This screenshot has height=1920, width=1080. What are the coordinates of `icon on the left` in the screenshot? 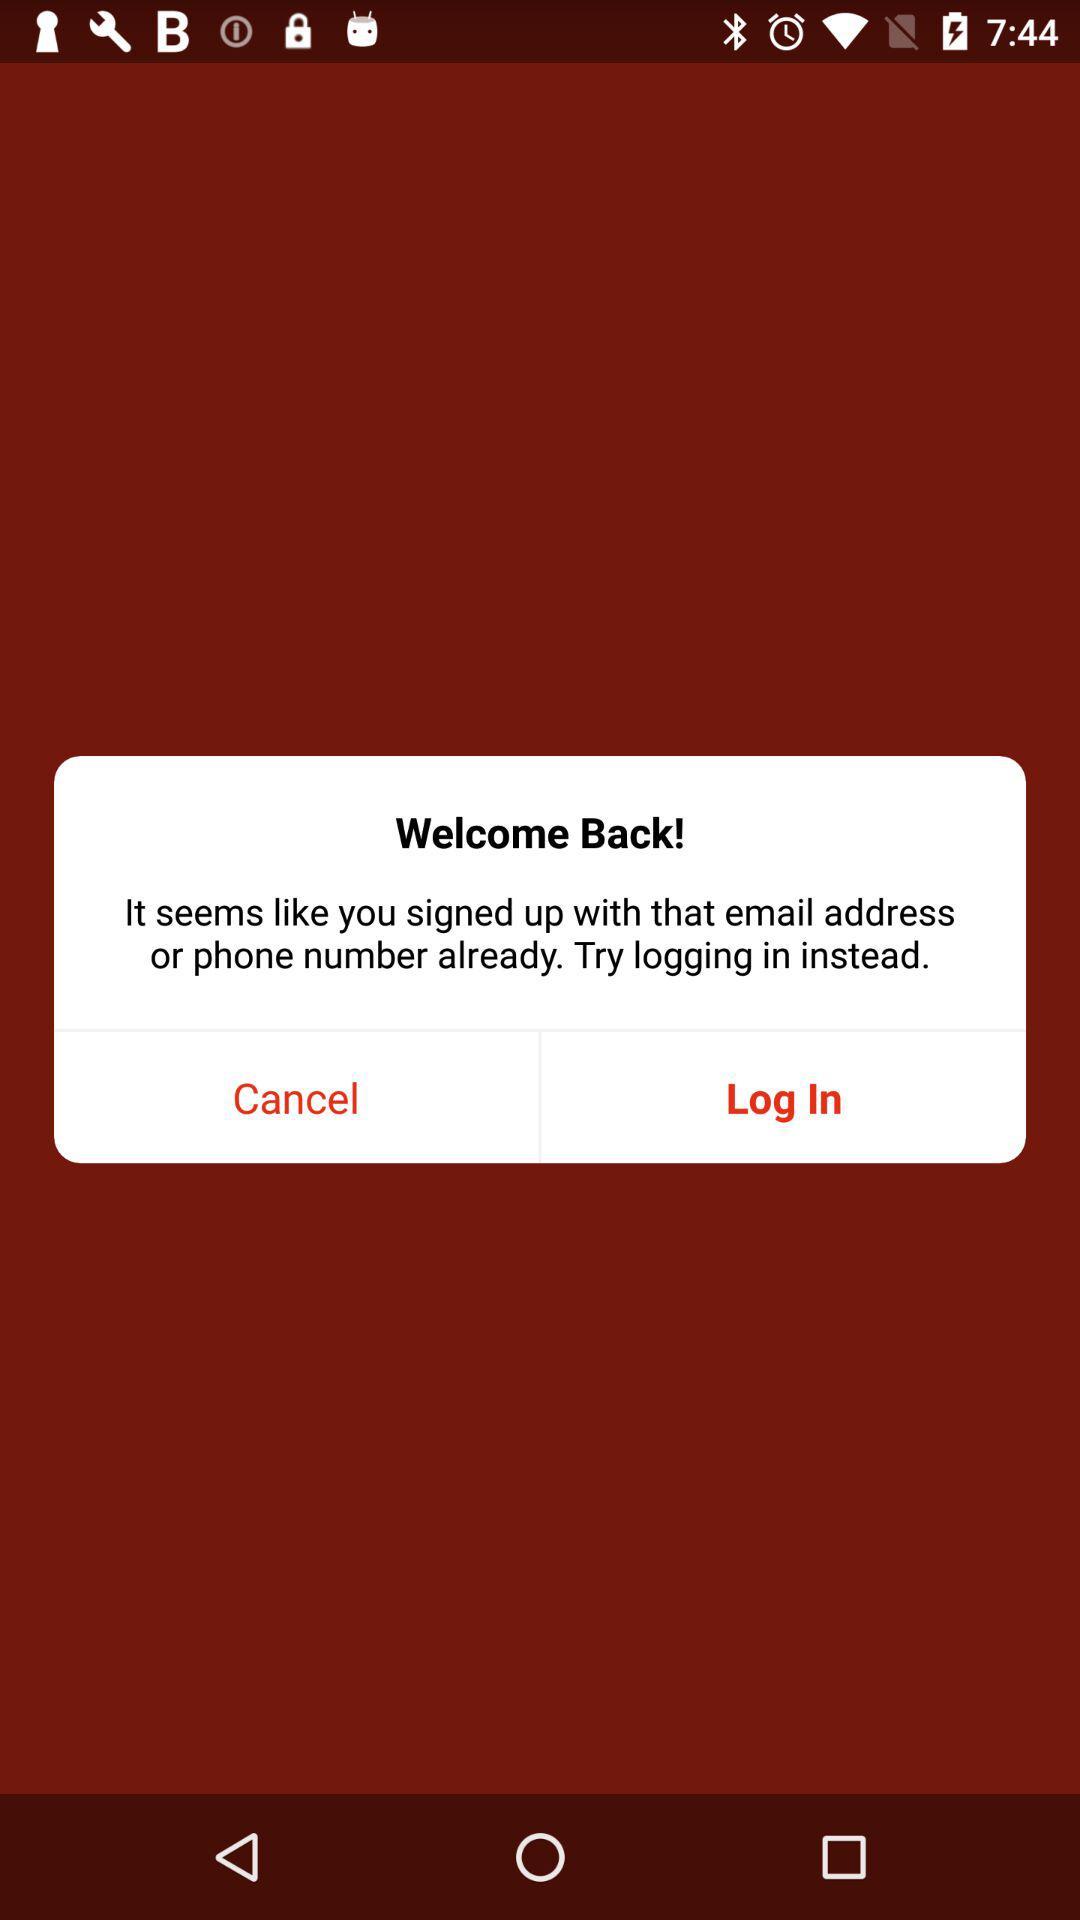 It's located at (296, 1096).